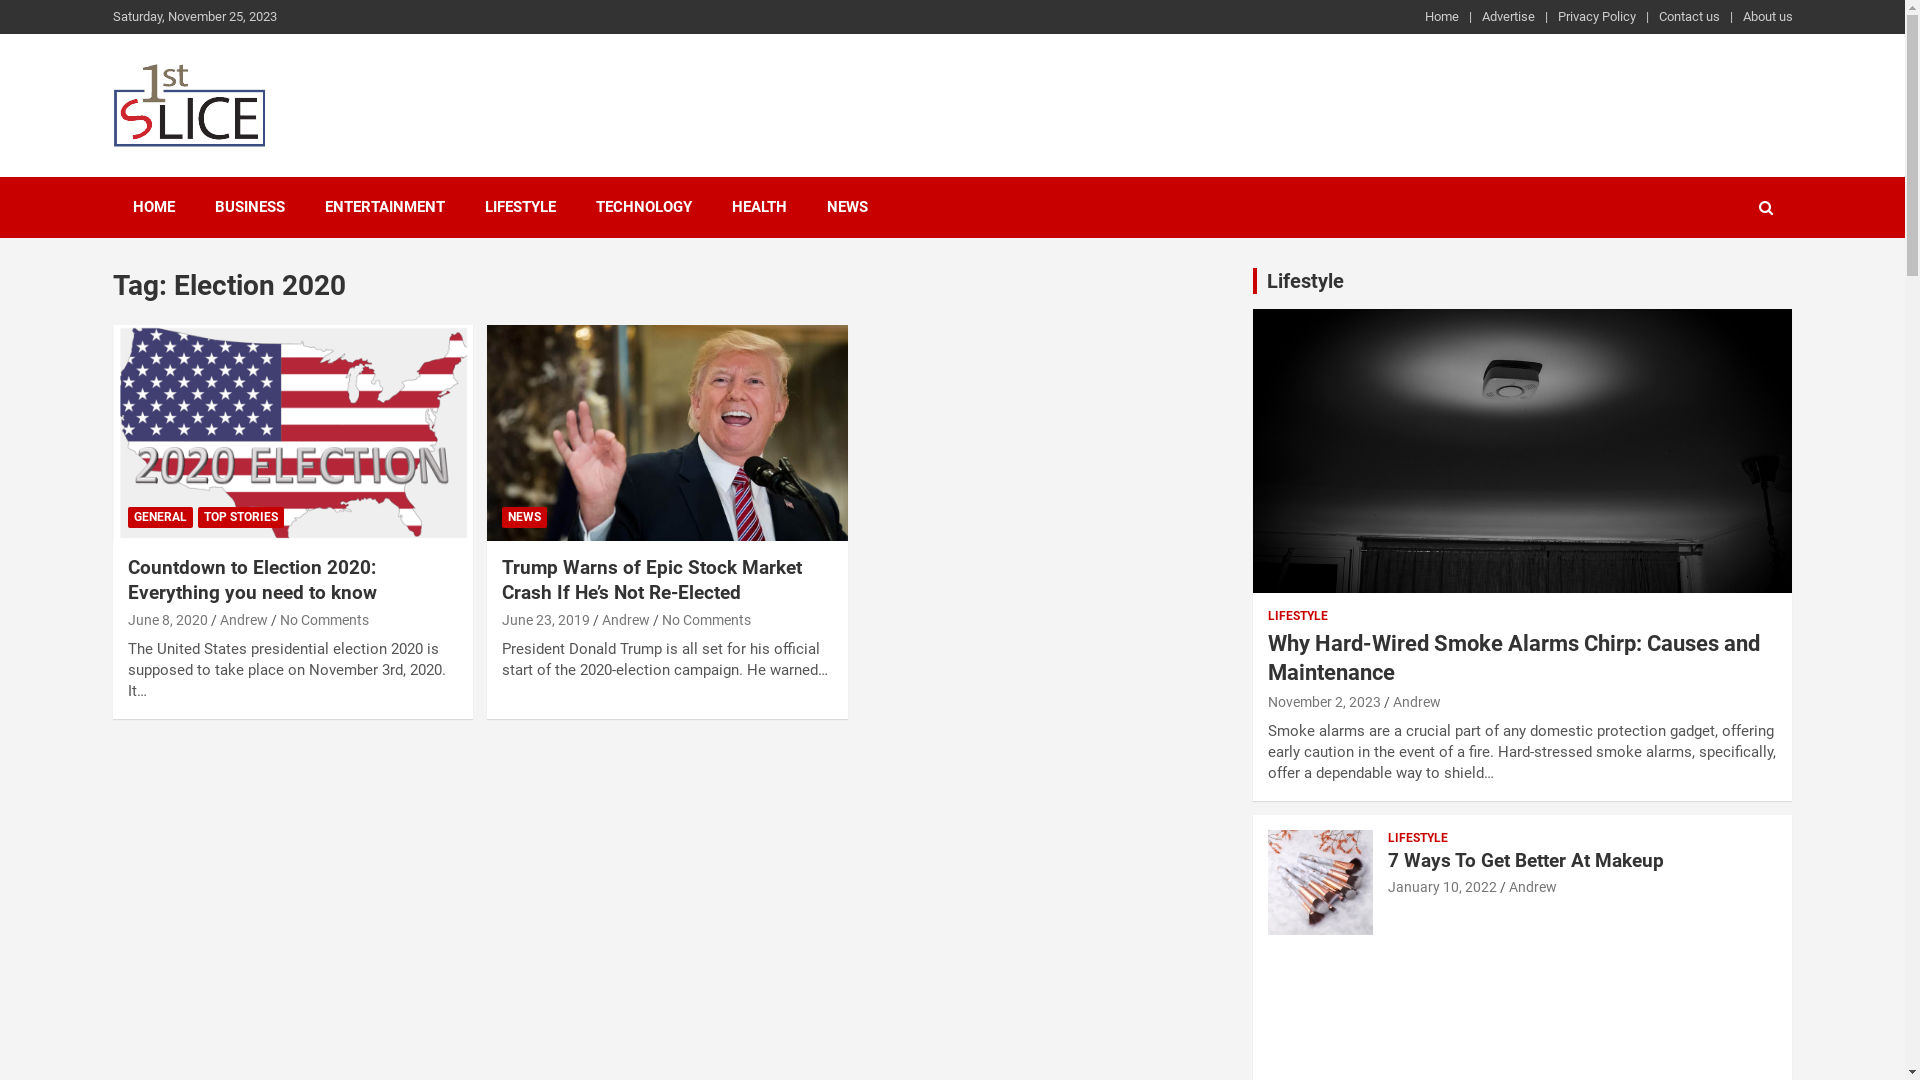 The height and width of the screenshot is (1080, 1920). What do you see at coordinates (220, 619) in the screenshot?
I see `'Andrew'` at bounding box center [220, 619].